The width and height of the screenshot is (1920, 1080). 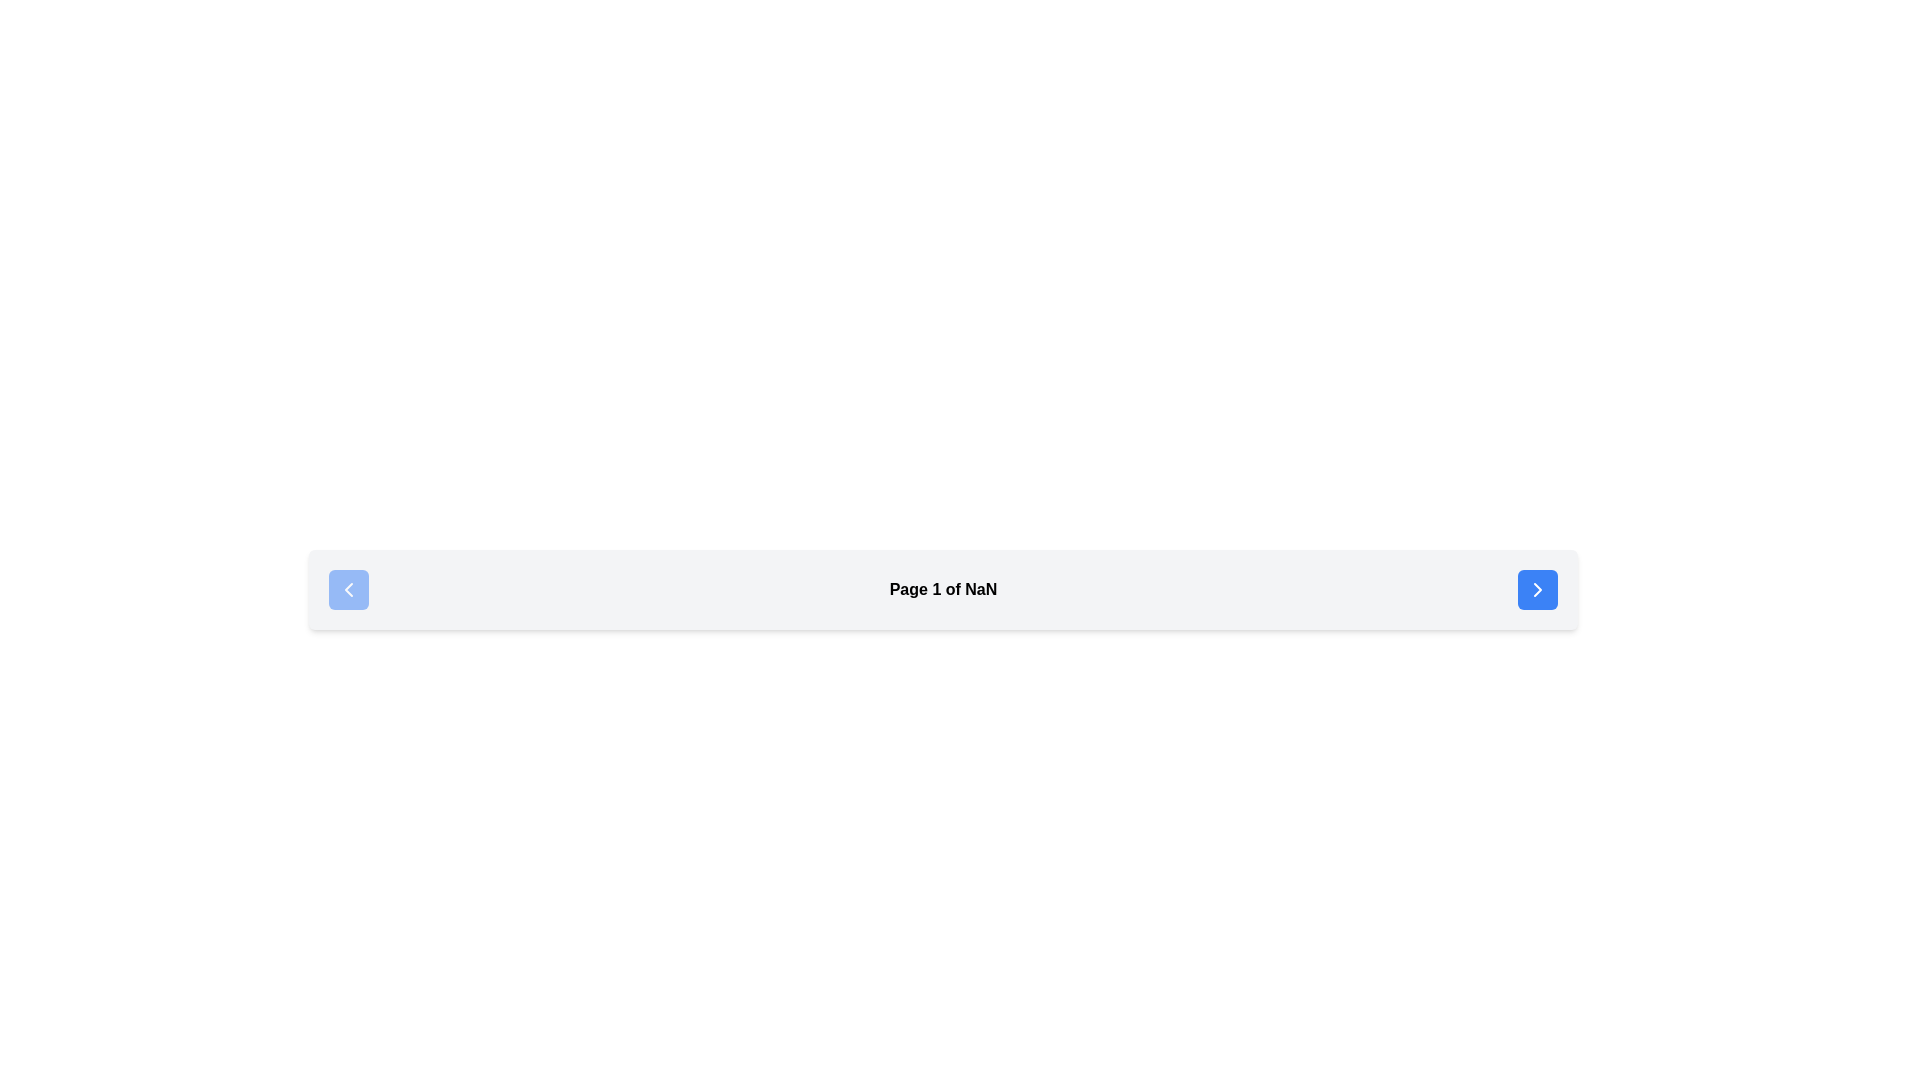 What do you see at coordinates (1536, 589) in the screenshot?
I see `keyboard navigation` at bounding box center [1536, 589].